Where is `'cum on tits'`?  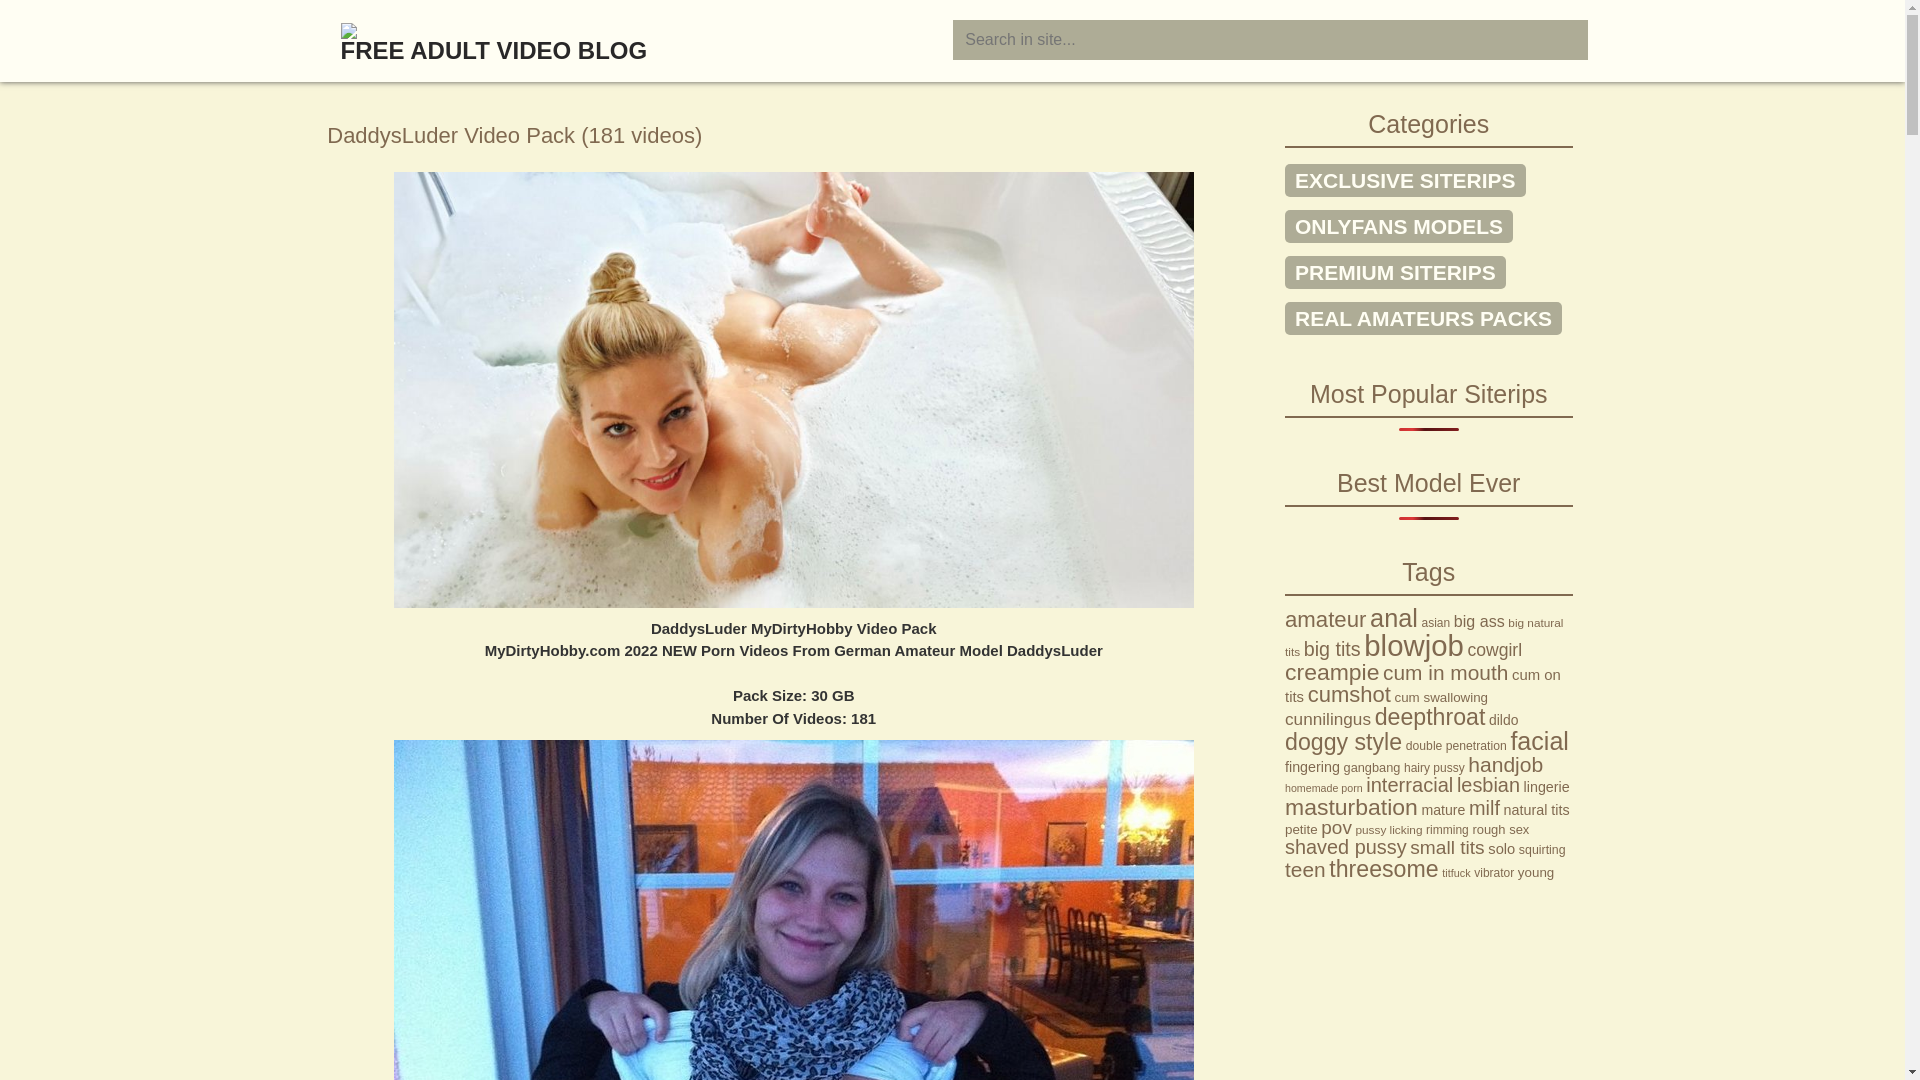 'cum on tits' is located at coordinates (1285, 685).